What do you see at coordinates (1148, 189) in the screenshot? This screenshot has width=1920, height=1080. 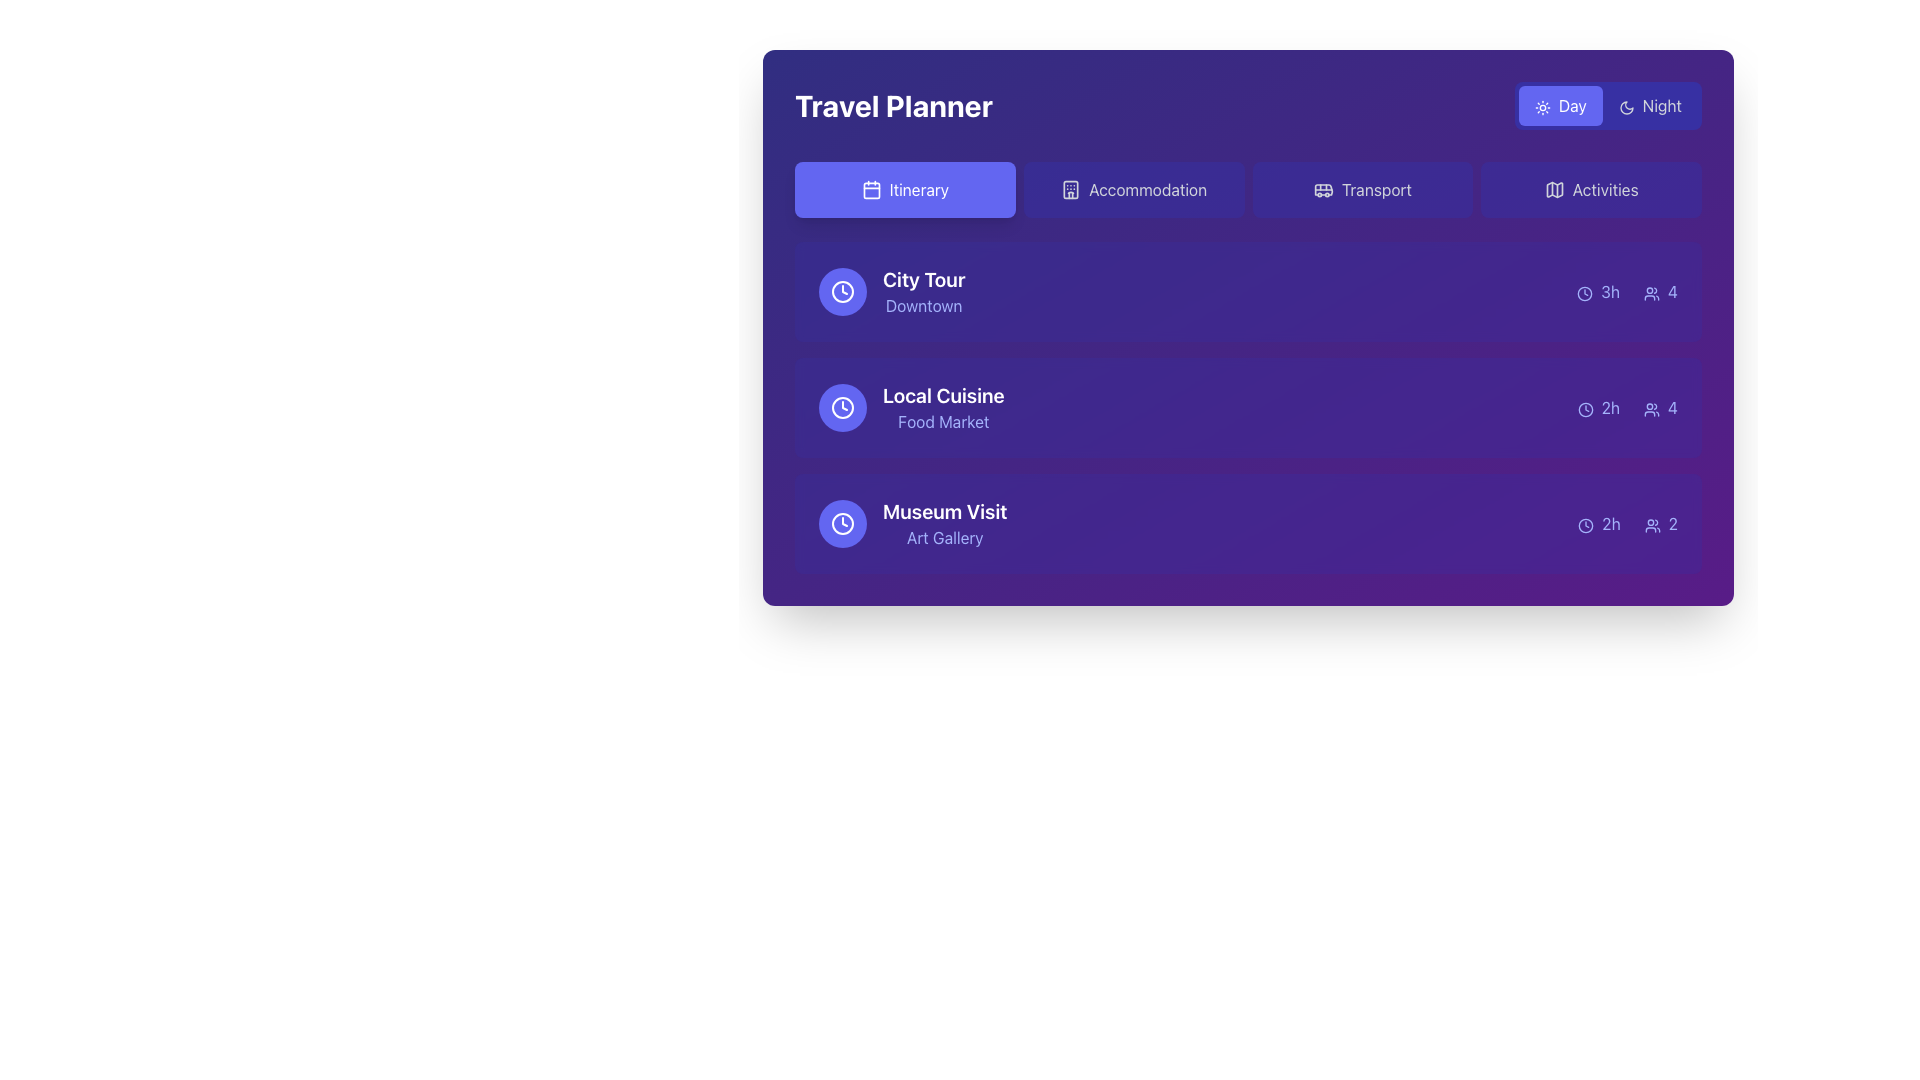 I see `the 'Accommodation' text label in the navigation tab, which is styled in a lighter color against a purple background, positioned second from the left in the top navigation menu` at bounding box center [1148, 189].